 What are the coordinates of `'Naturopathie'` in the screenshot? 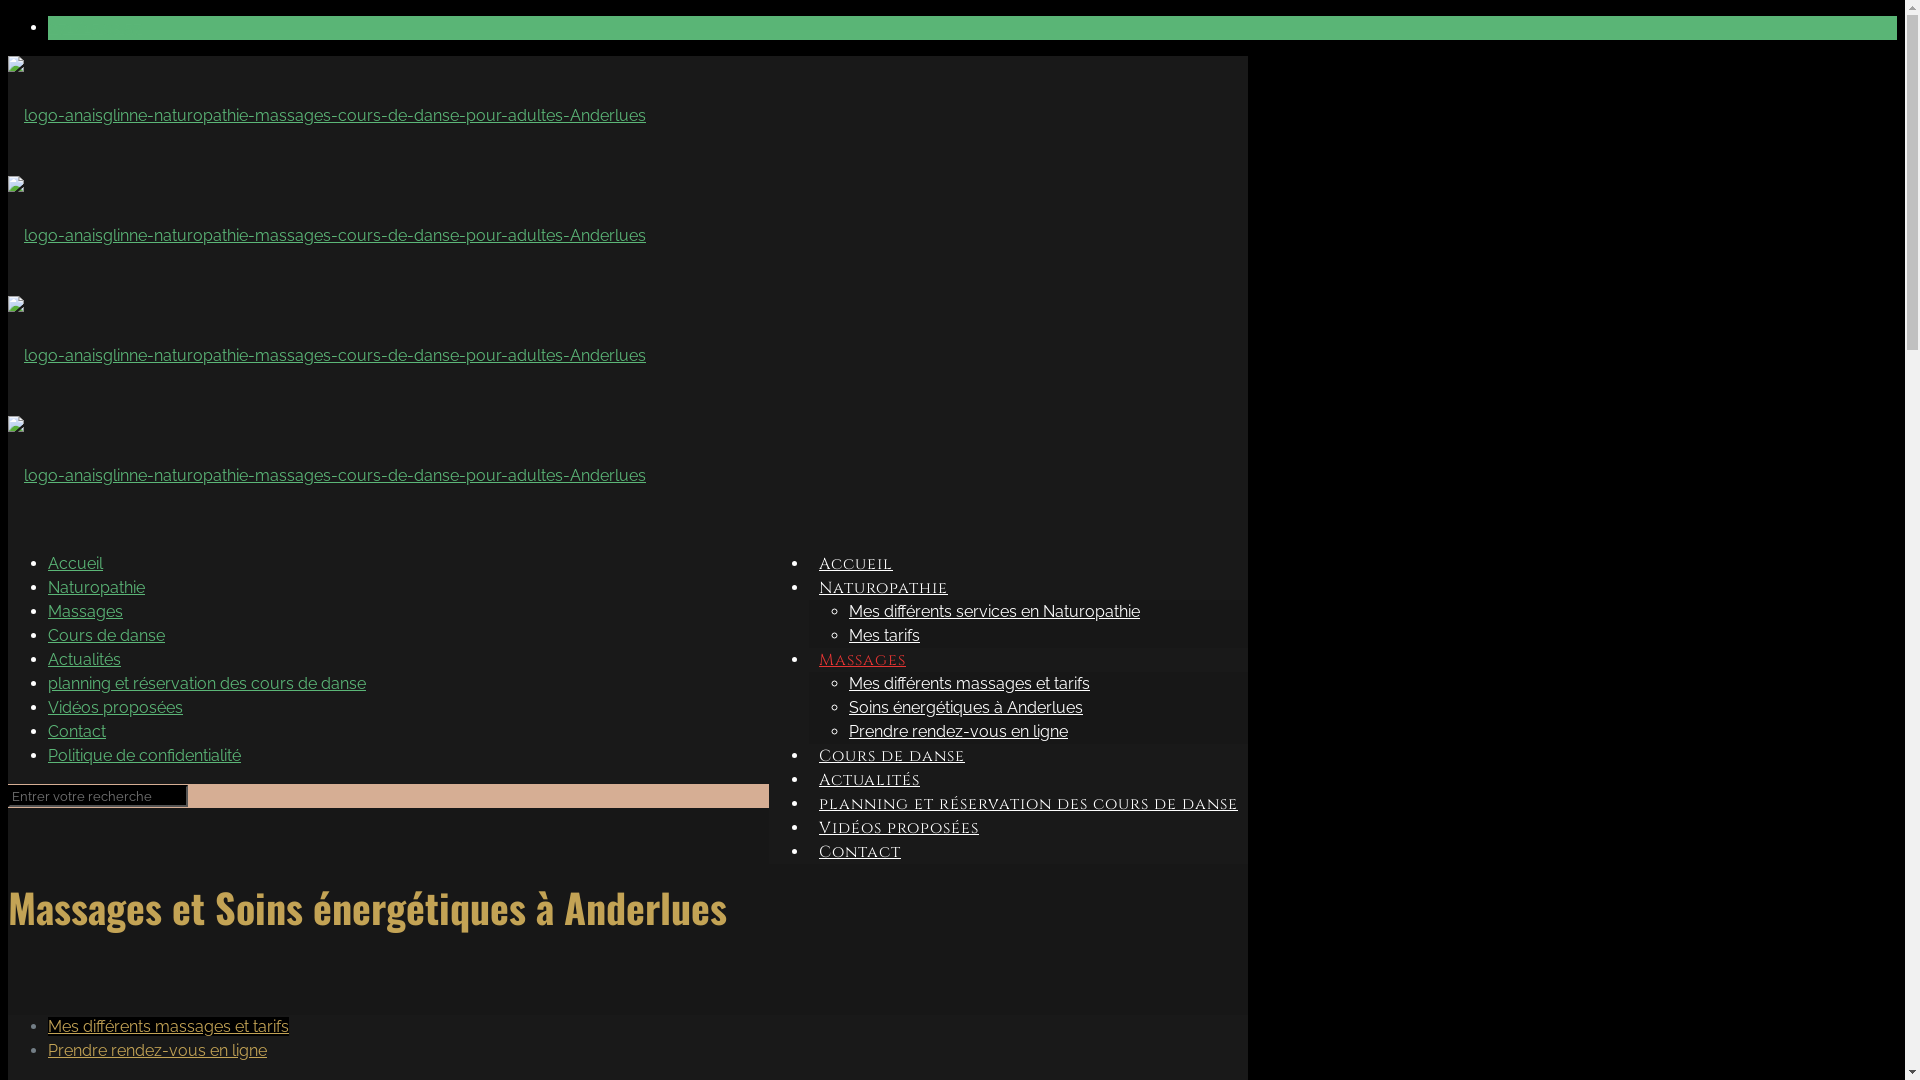 It's located at (882, 586).